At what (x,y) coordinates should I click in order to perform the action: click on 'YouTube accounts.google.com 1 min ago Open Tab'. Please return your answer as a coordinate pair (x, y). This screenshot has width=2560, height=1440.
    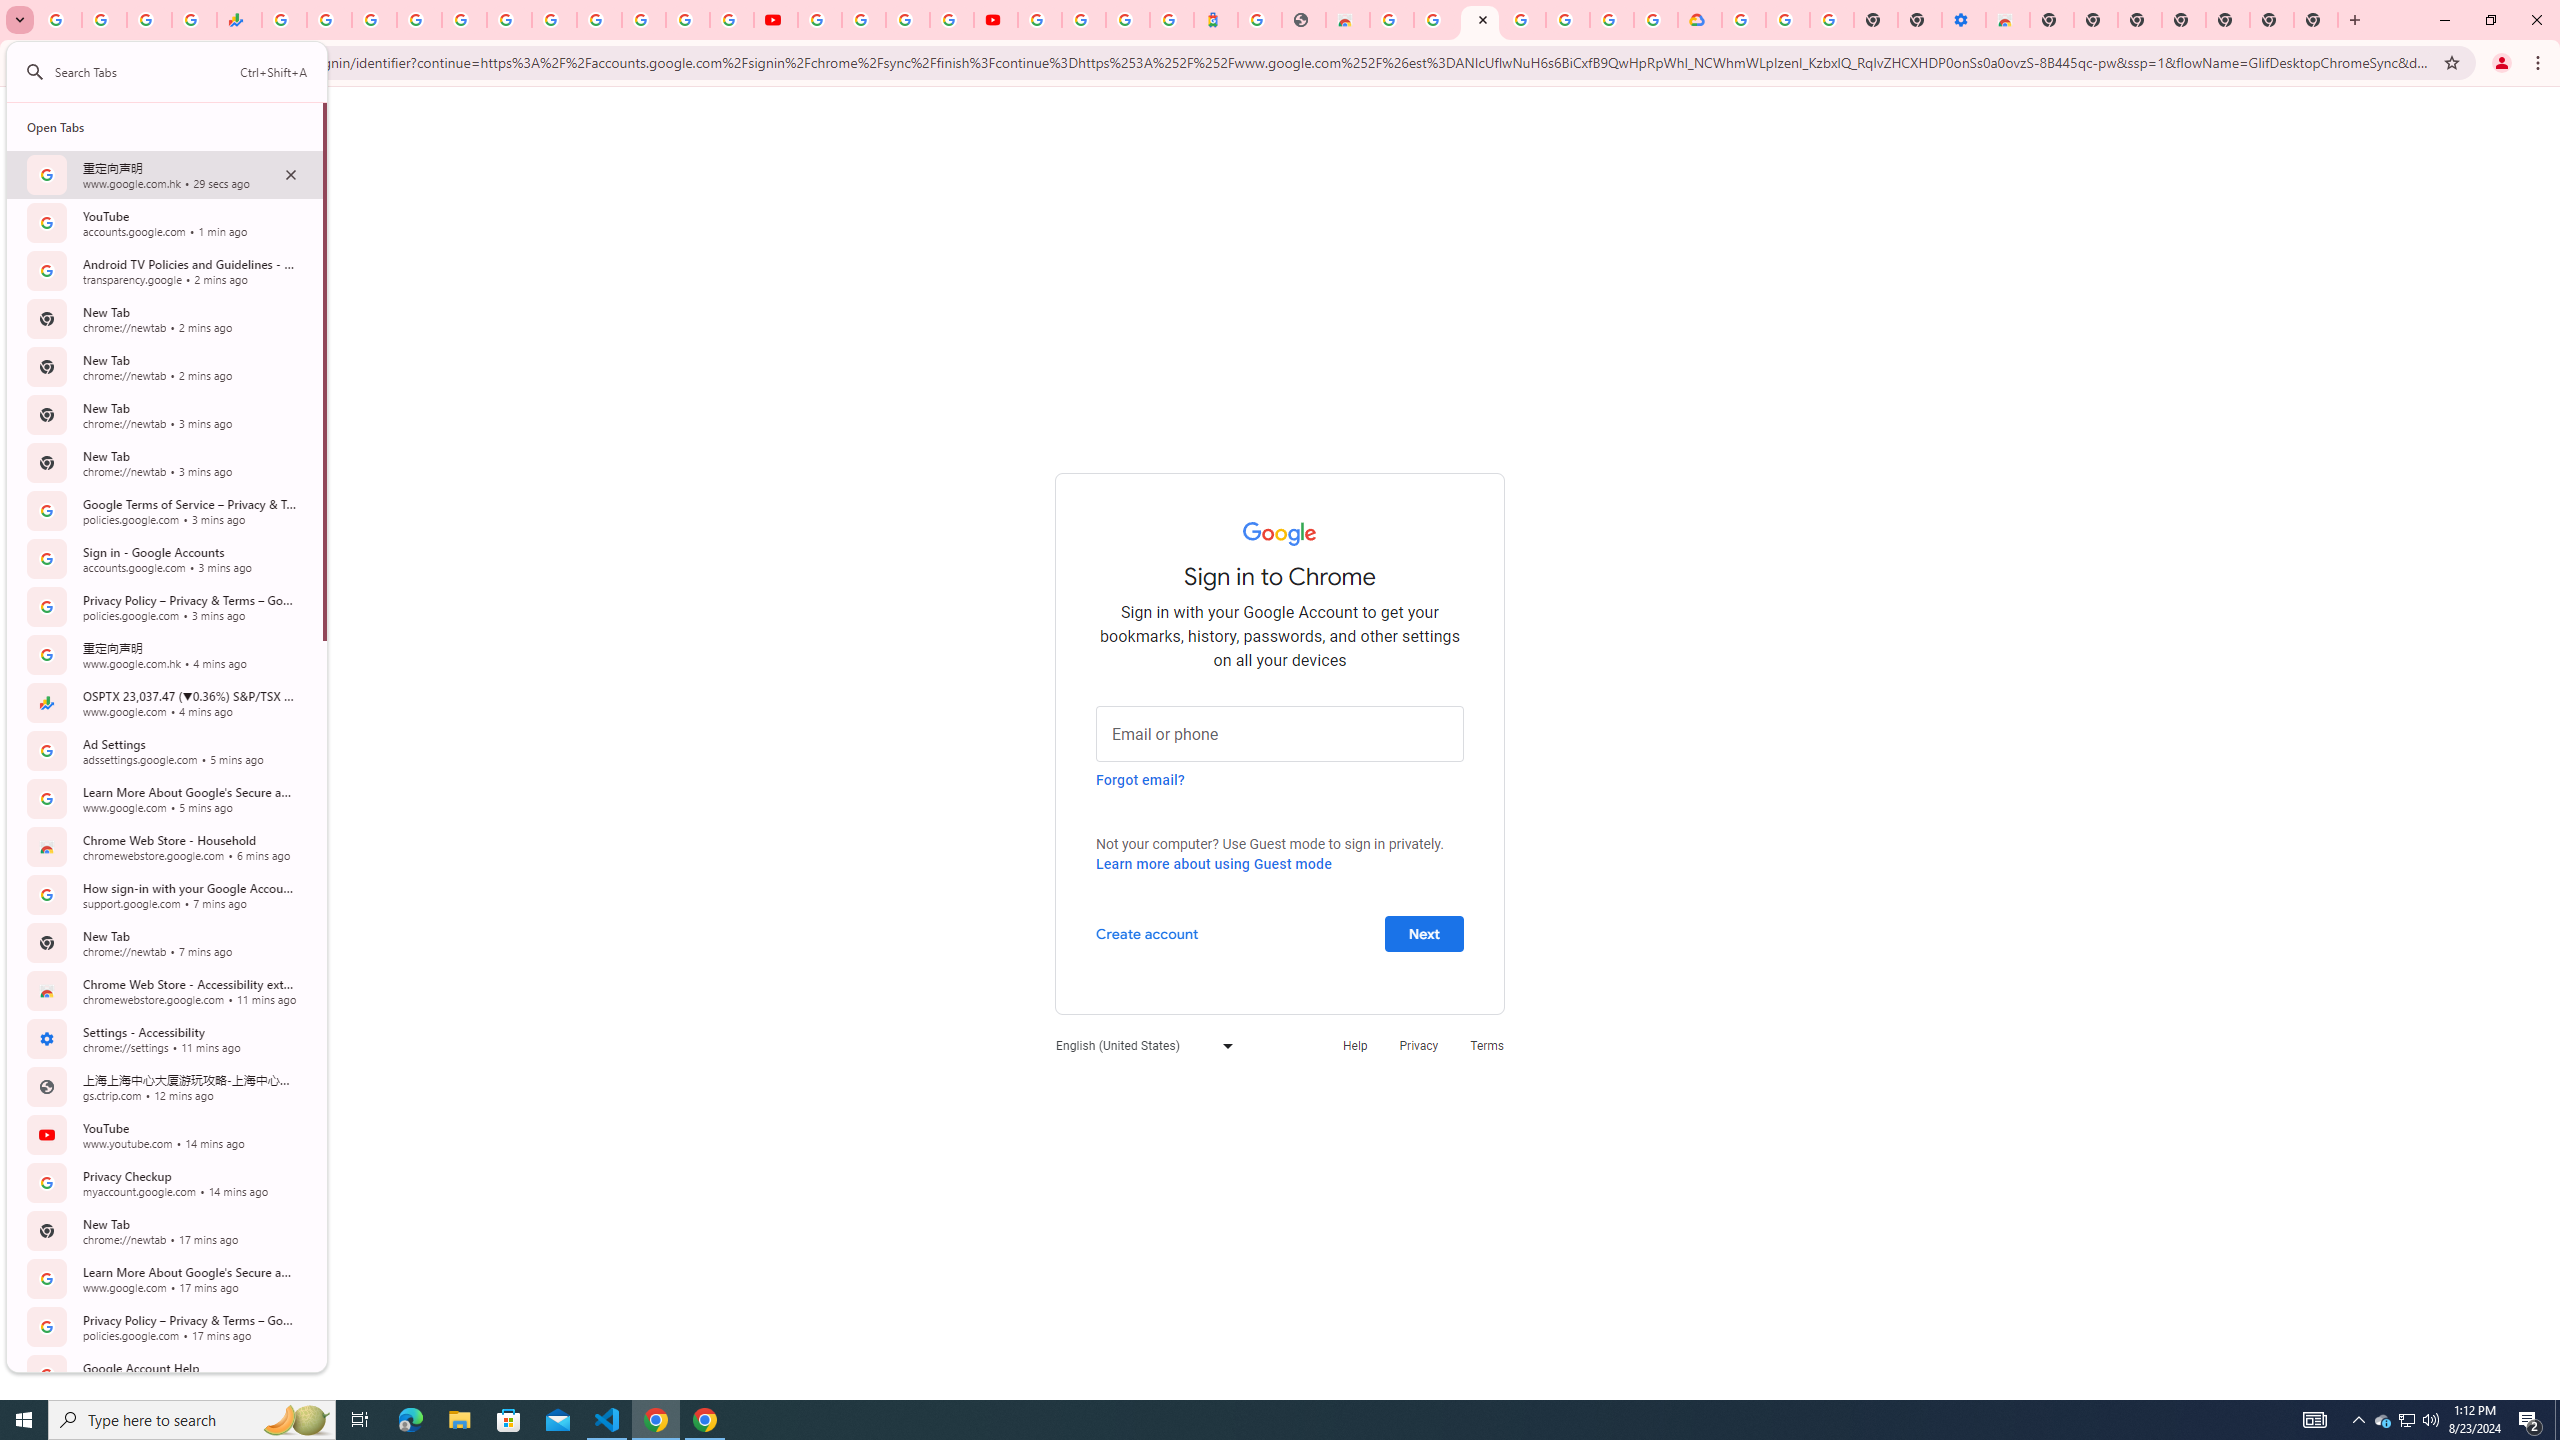
    Looking at the image, I should click on (164, 222).